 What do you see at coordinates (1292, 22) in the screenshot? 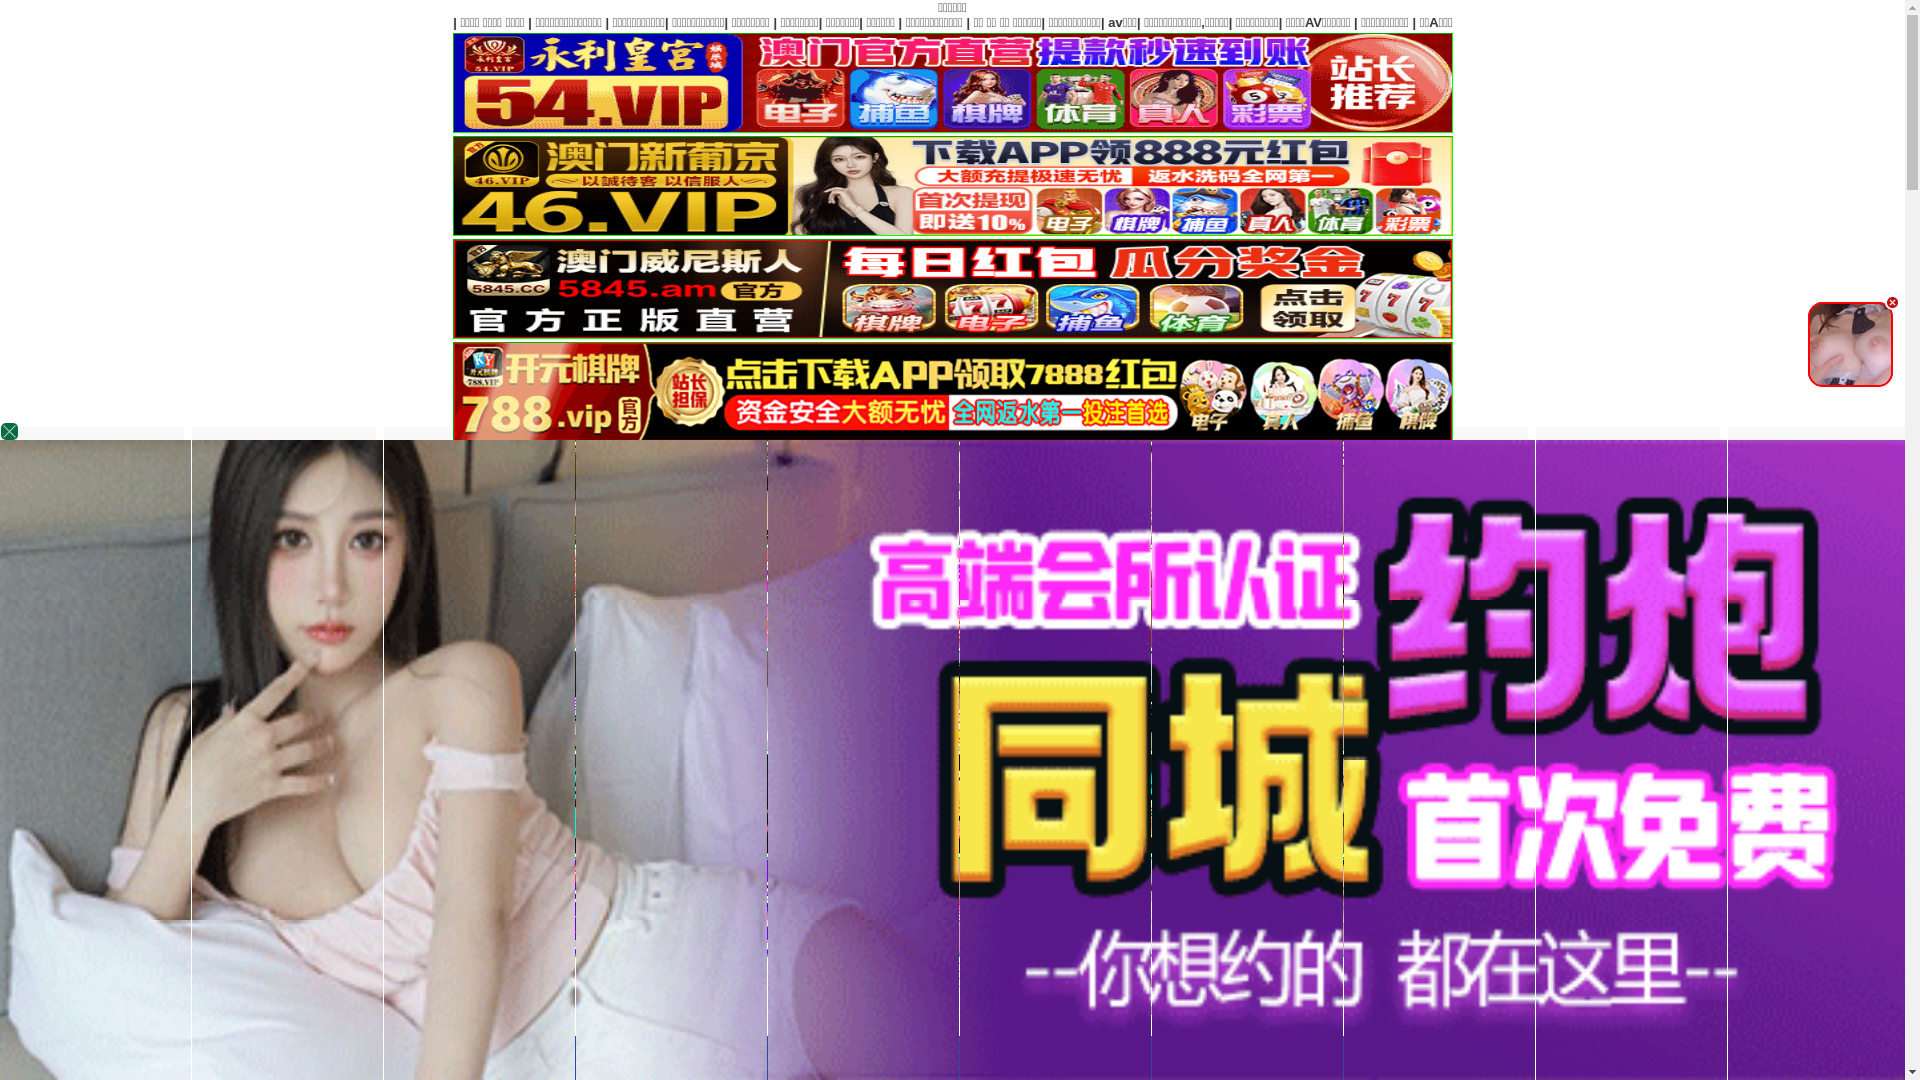
I see `'|'` at bounding box center [1292, 22].